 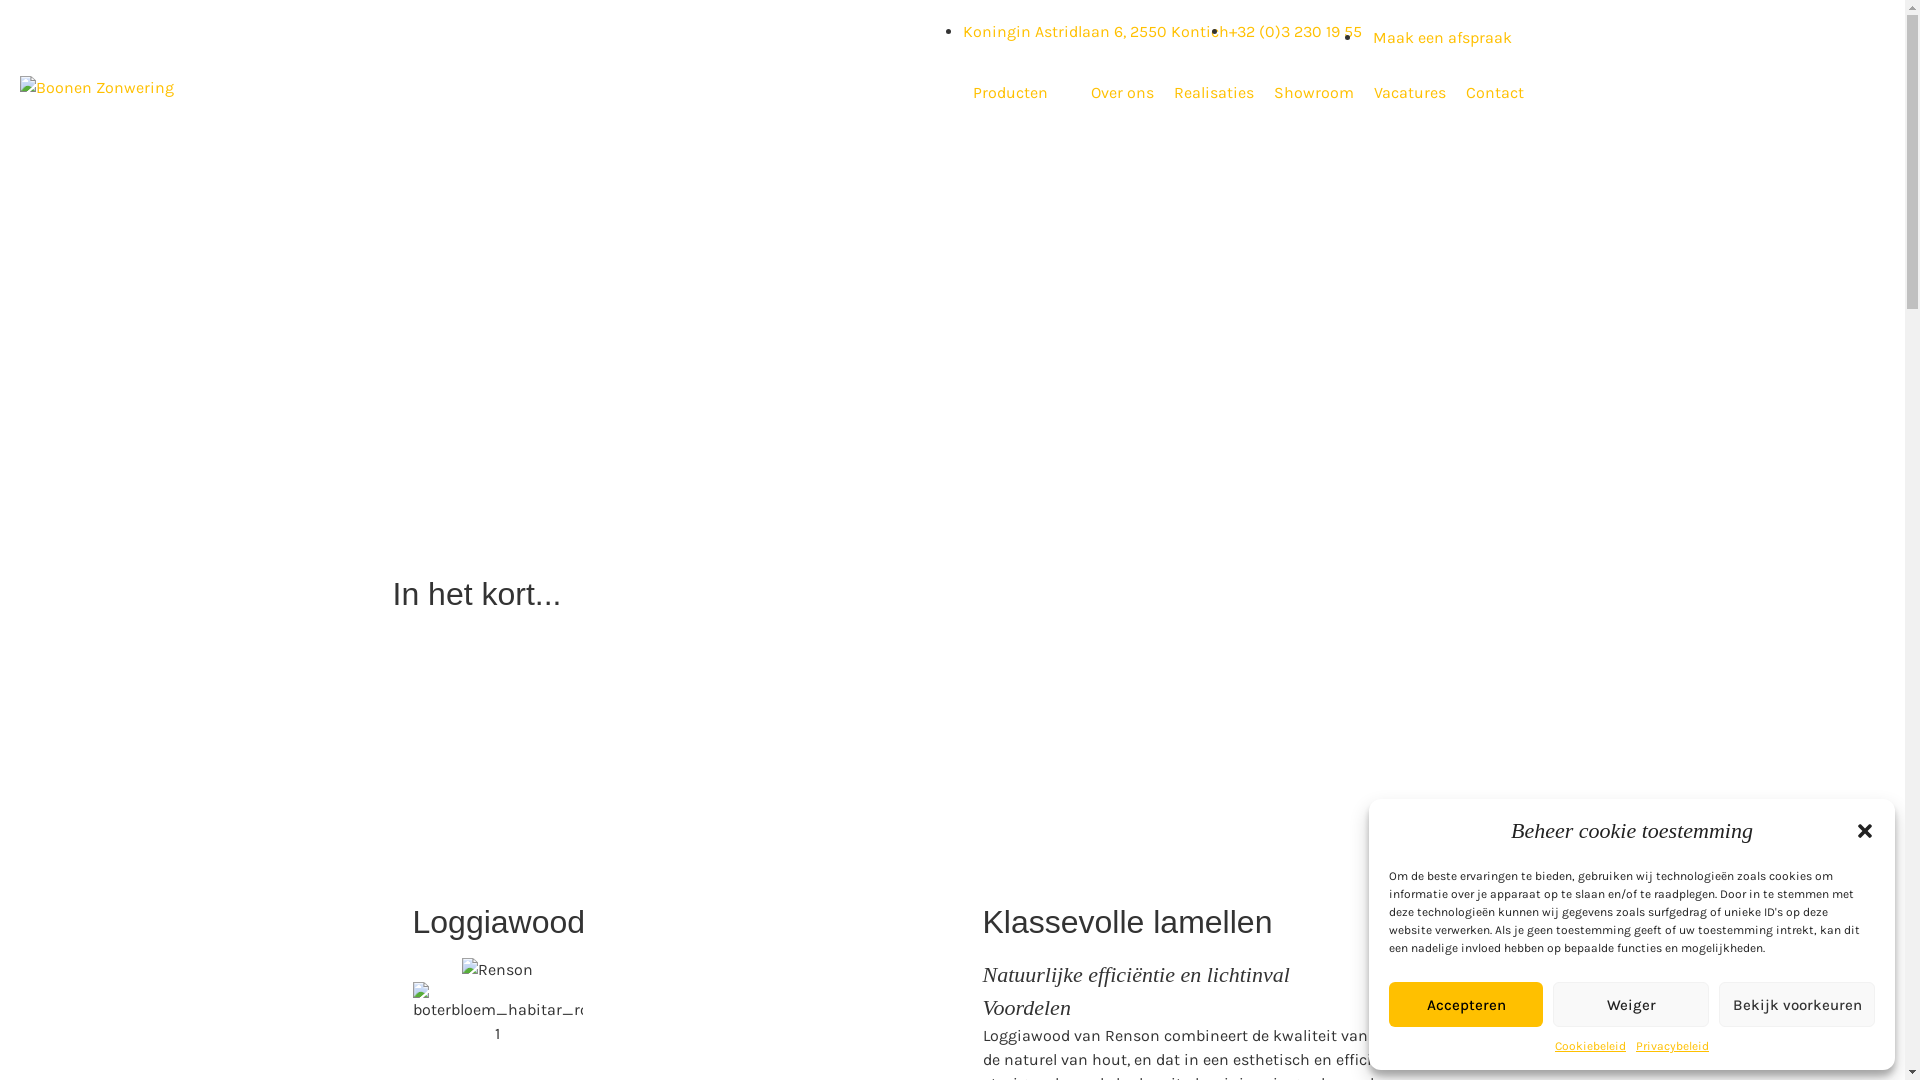 I want to click on 'Contact', so click(x=1494, y=92).